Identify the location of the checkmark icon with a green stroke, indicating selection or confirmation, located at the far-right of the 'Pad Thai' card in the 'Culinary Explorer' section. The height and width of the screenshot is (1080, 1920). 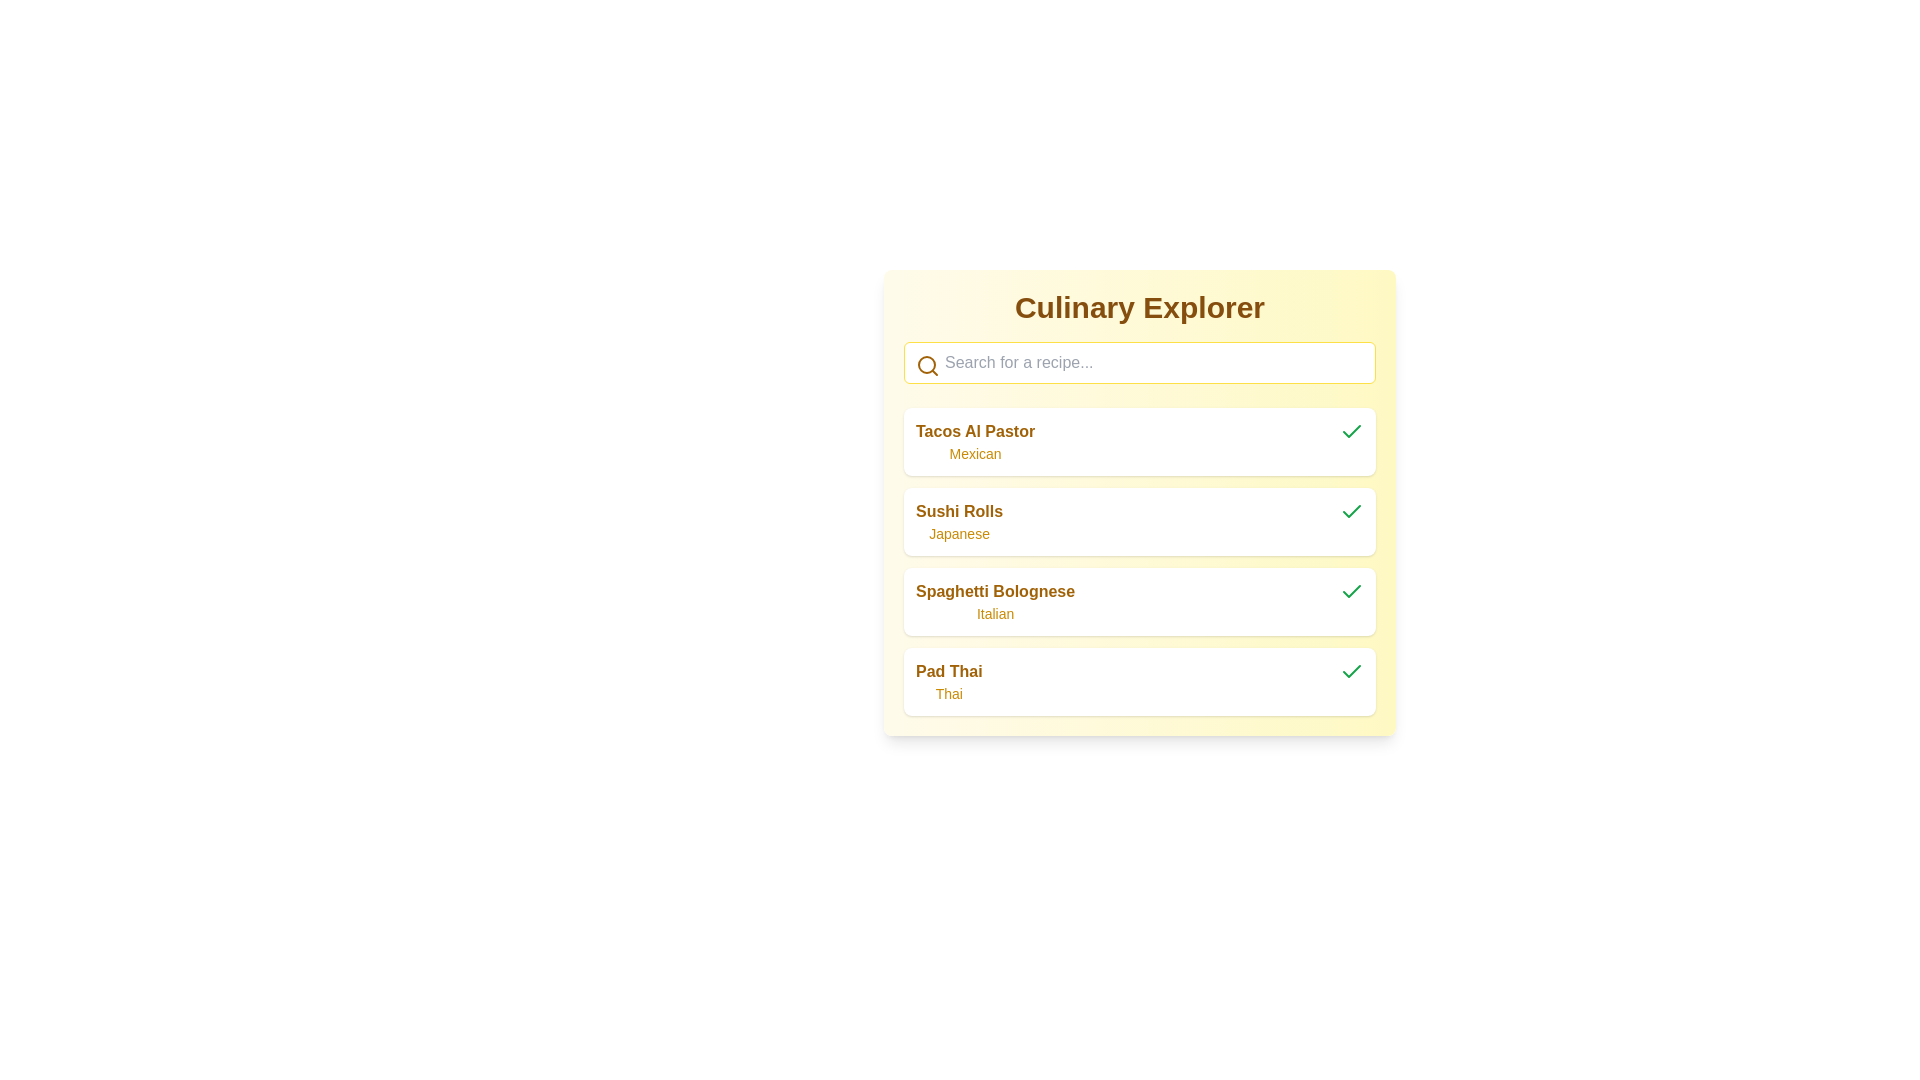
(1352, 671).